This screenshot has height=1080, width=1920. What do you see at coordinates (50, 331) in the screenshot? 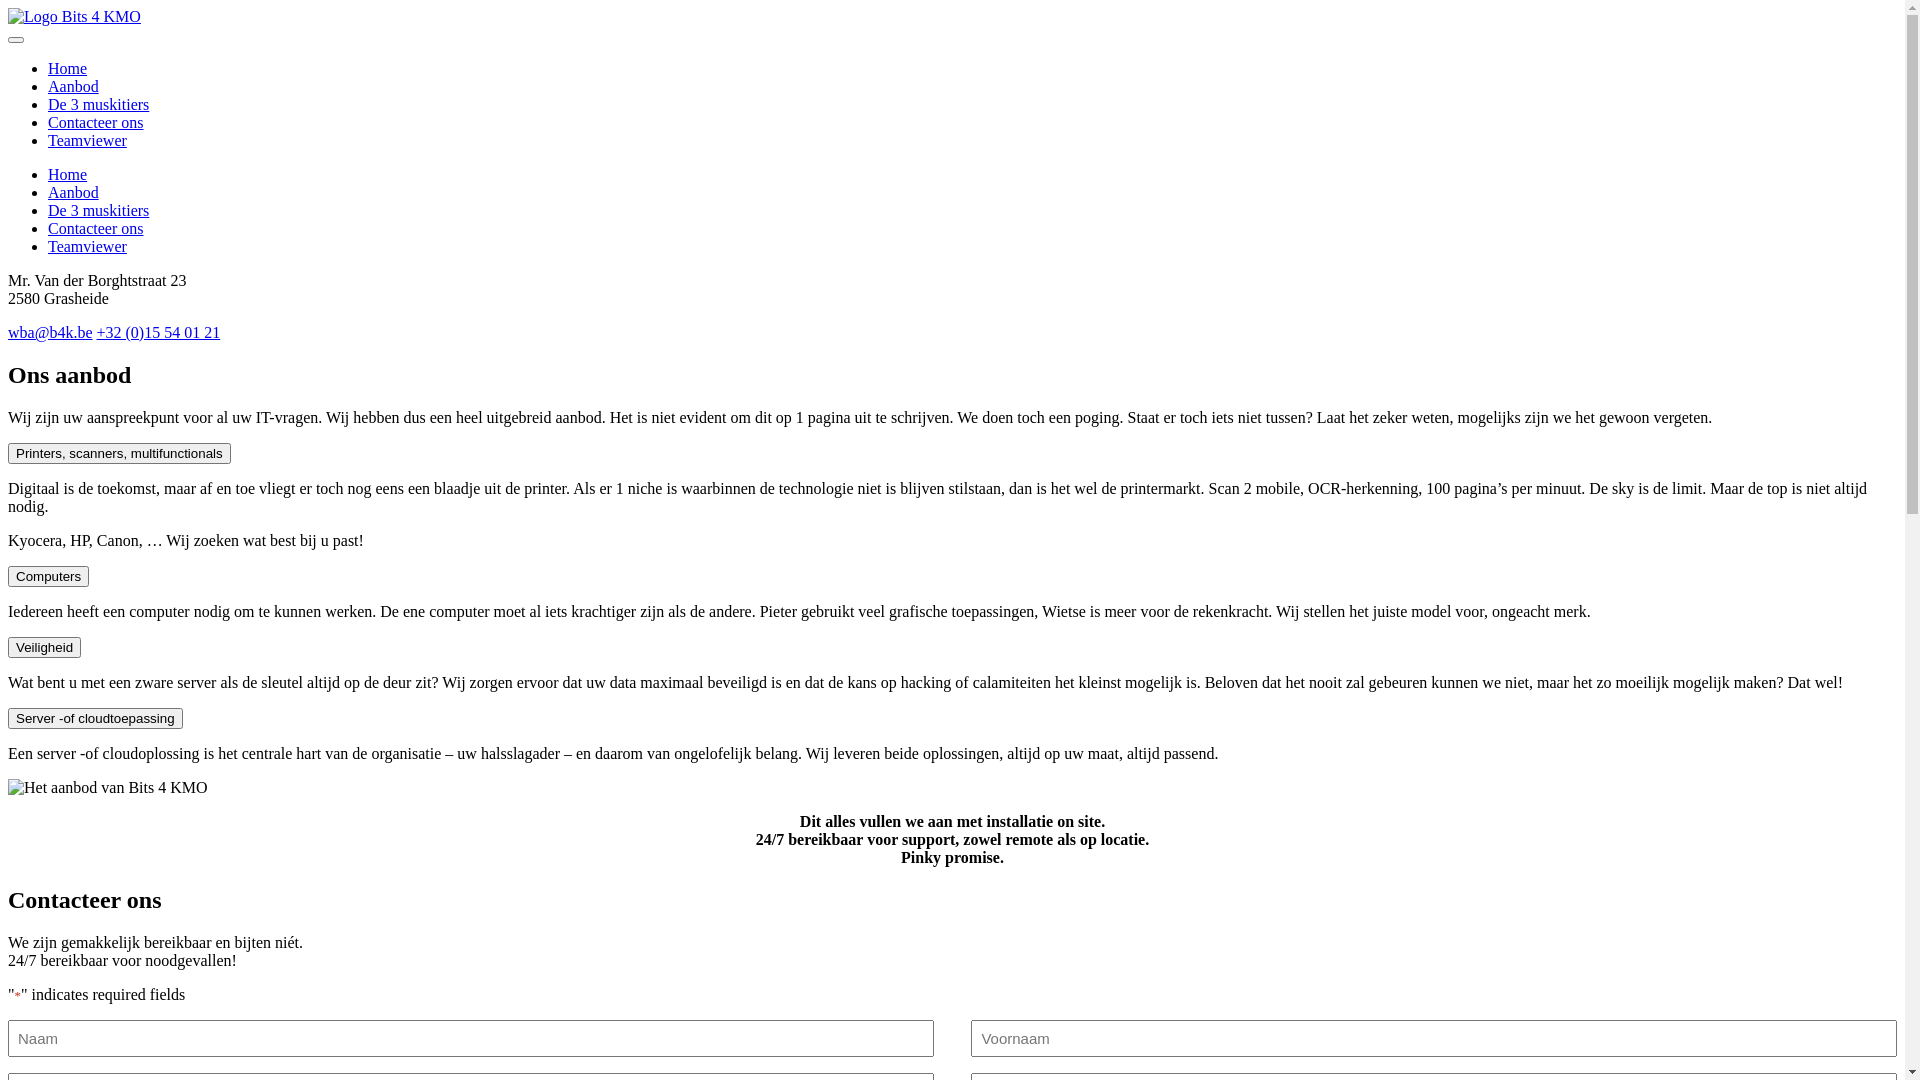
I see `'wba@b4k.be'` at bounding box center [50, 331].